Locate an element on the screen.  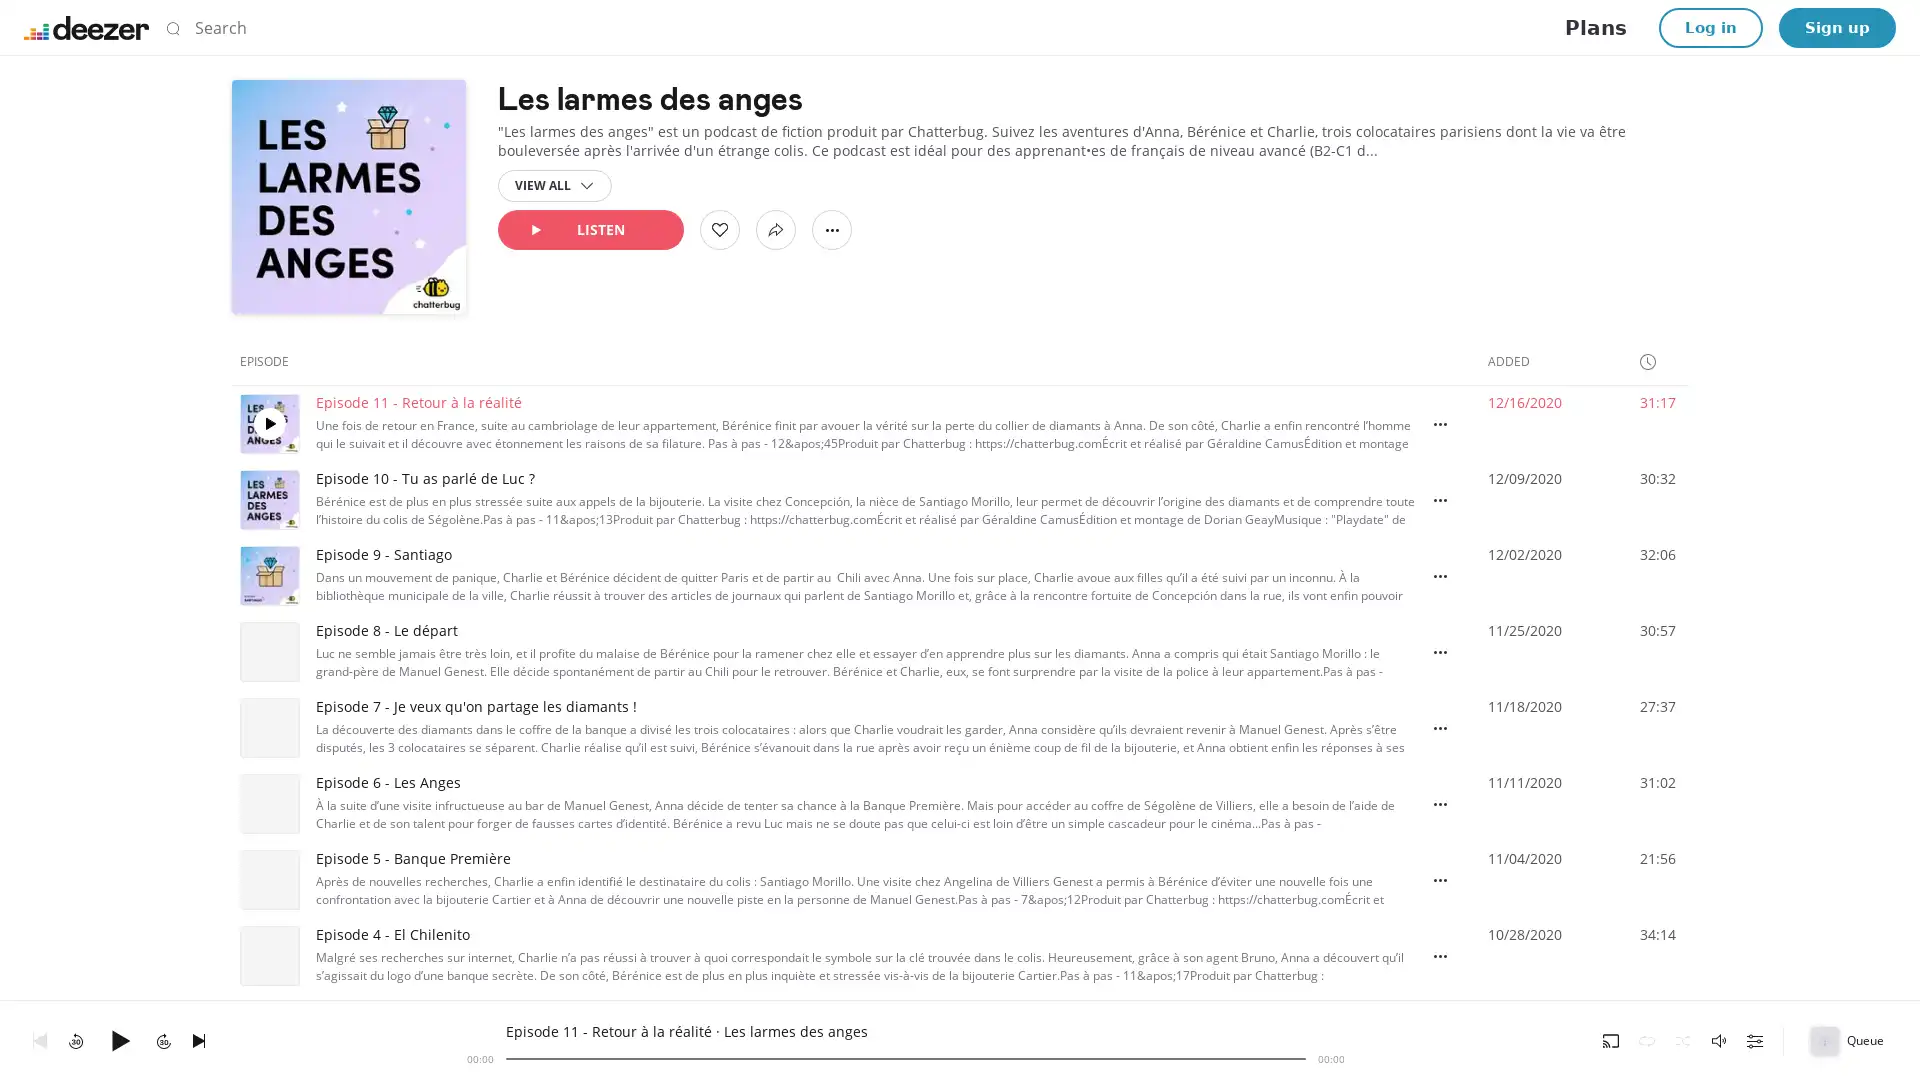
Play Episode 11 - Retour a la realite by Les larmes des anges is located at coordinates (268, 423).